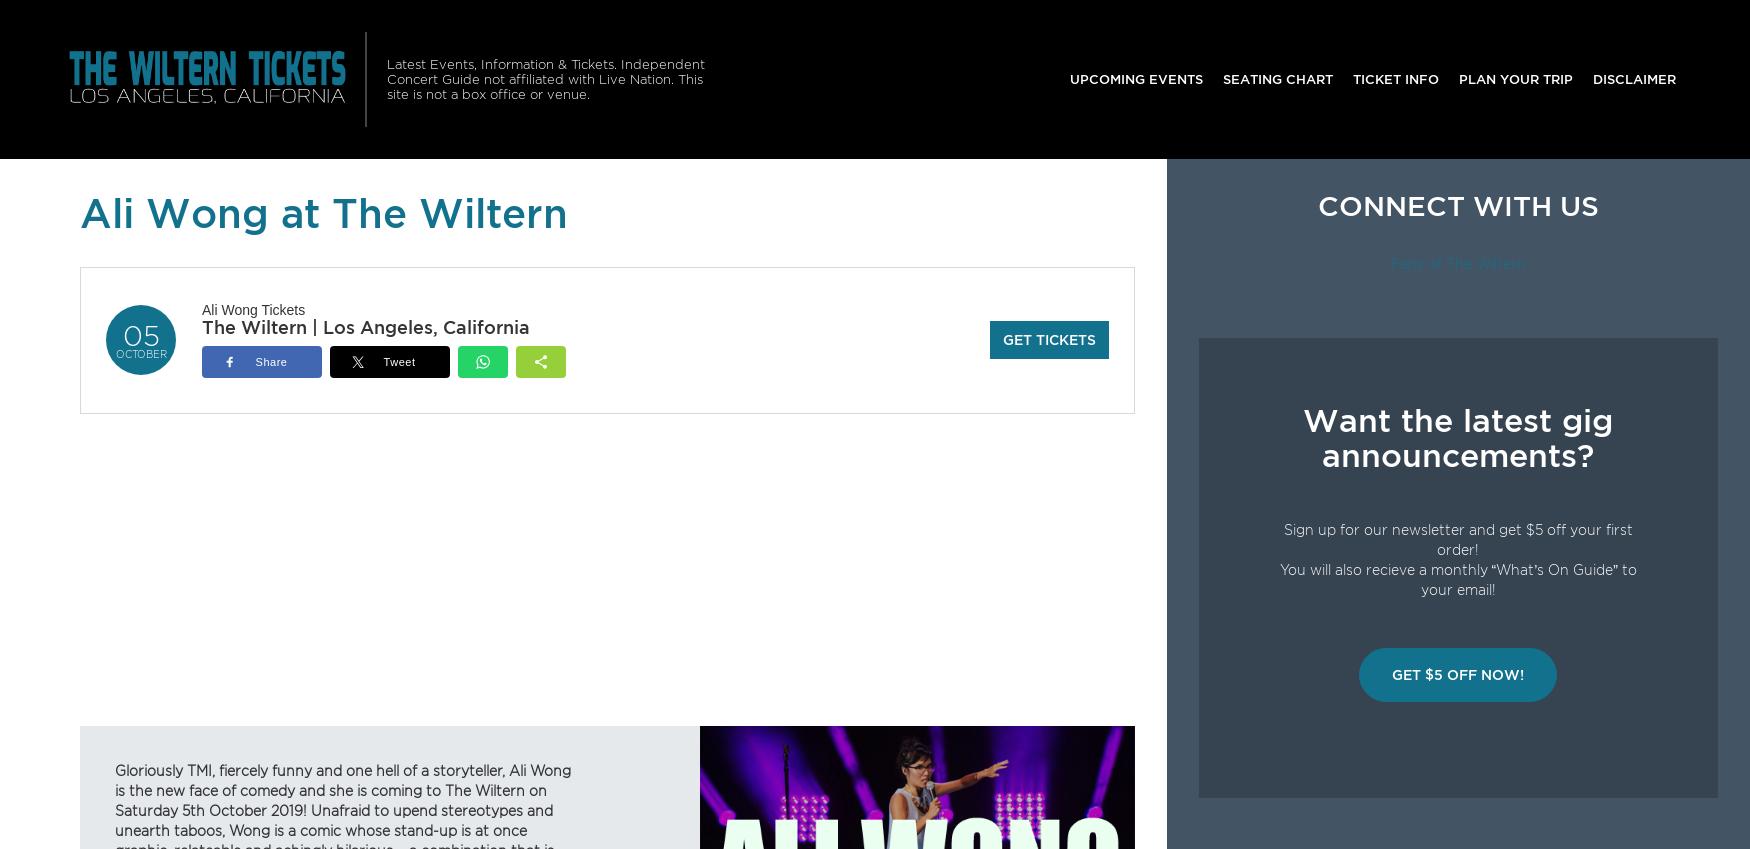 The height and width of the screenshot is (849, 1750). Describe the element at coordinates (1047, 339) in the screenshot. I see `'Get Tickets'` at that location.